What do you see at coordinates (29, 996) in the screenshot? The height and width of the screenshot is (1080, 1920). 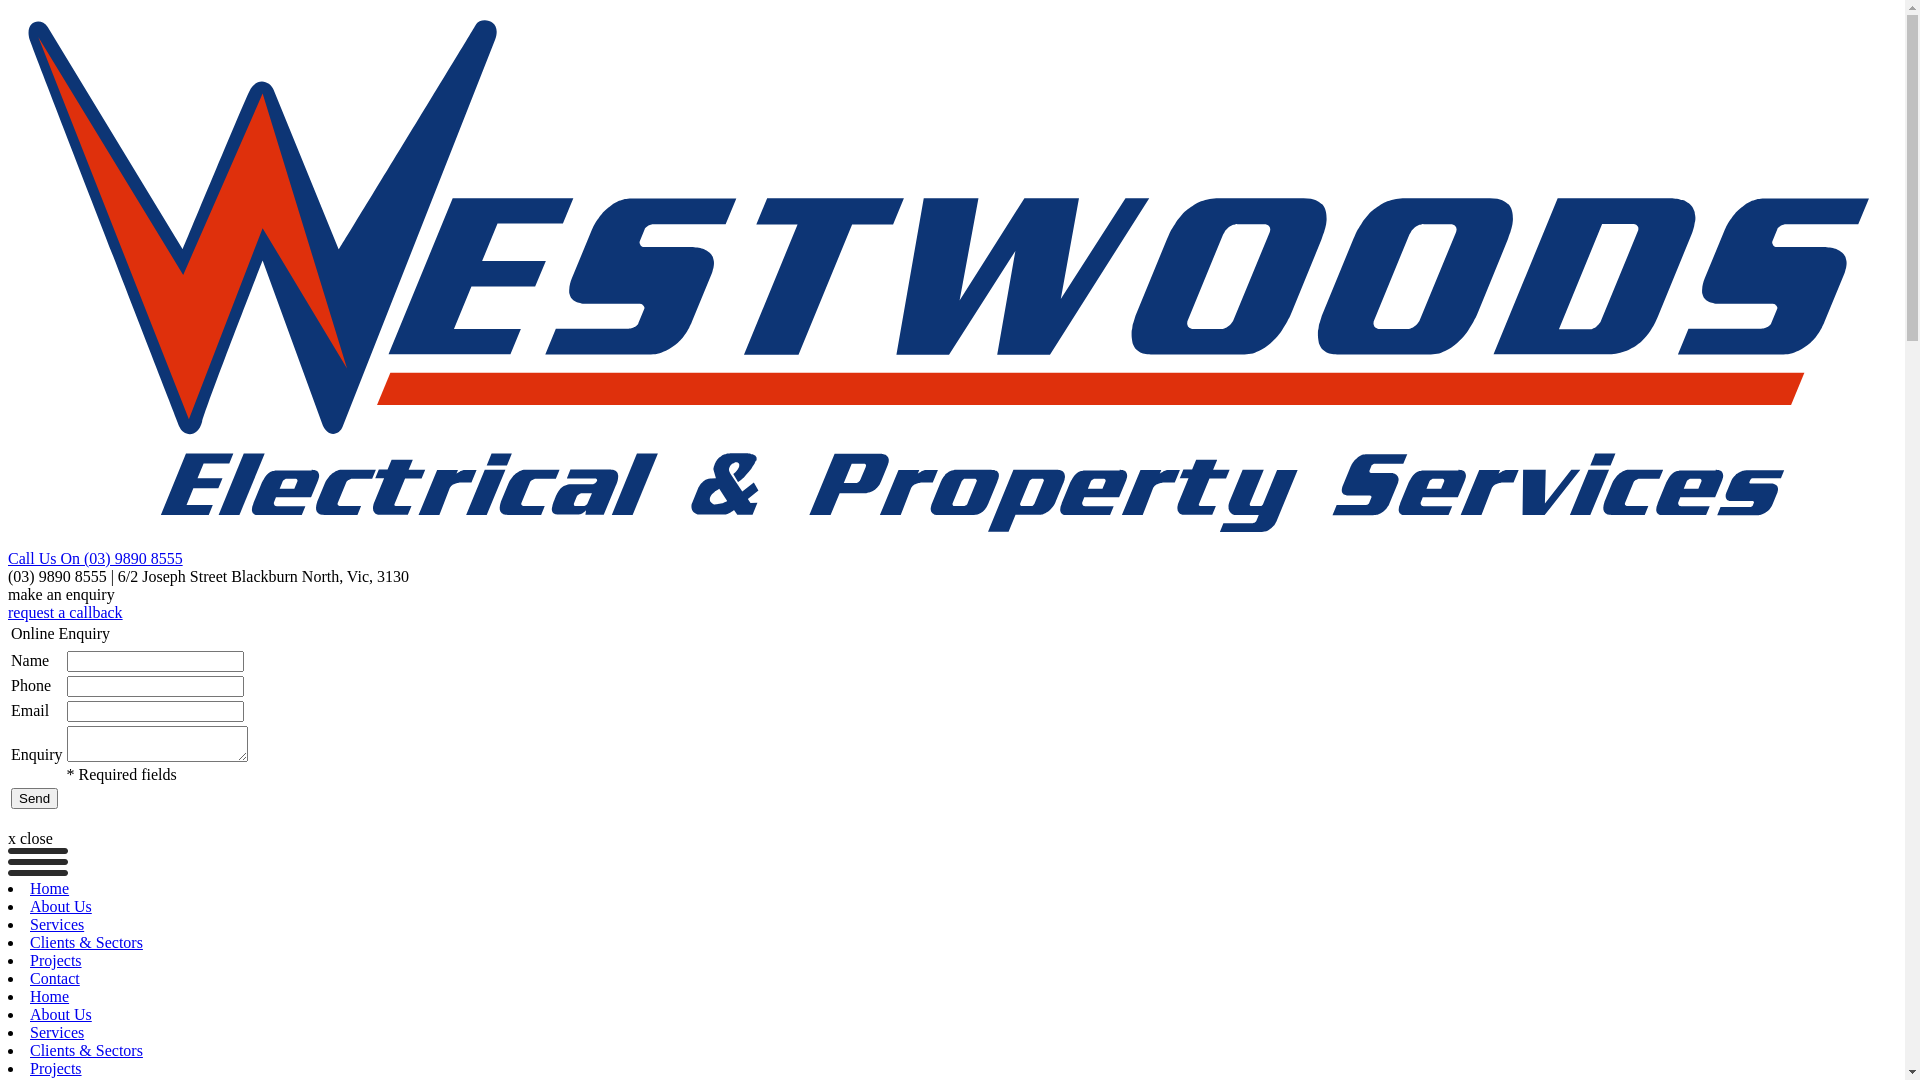 I see `'Home'` at bounding box center [29, 996].